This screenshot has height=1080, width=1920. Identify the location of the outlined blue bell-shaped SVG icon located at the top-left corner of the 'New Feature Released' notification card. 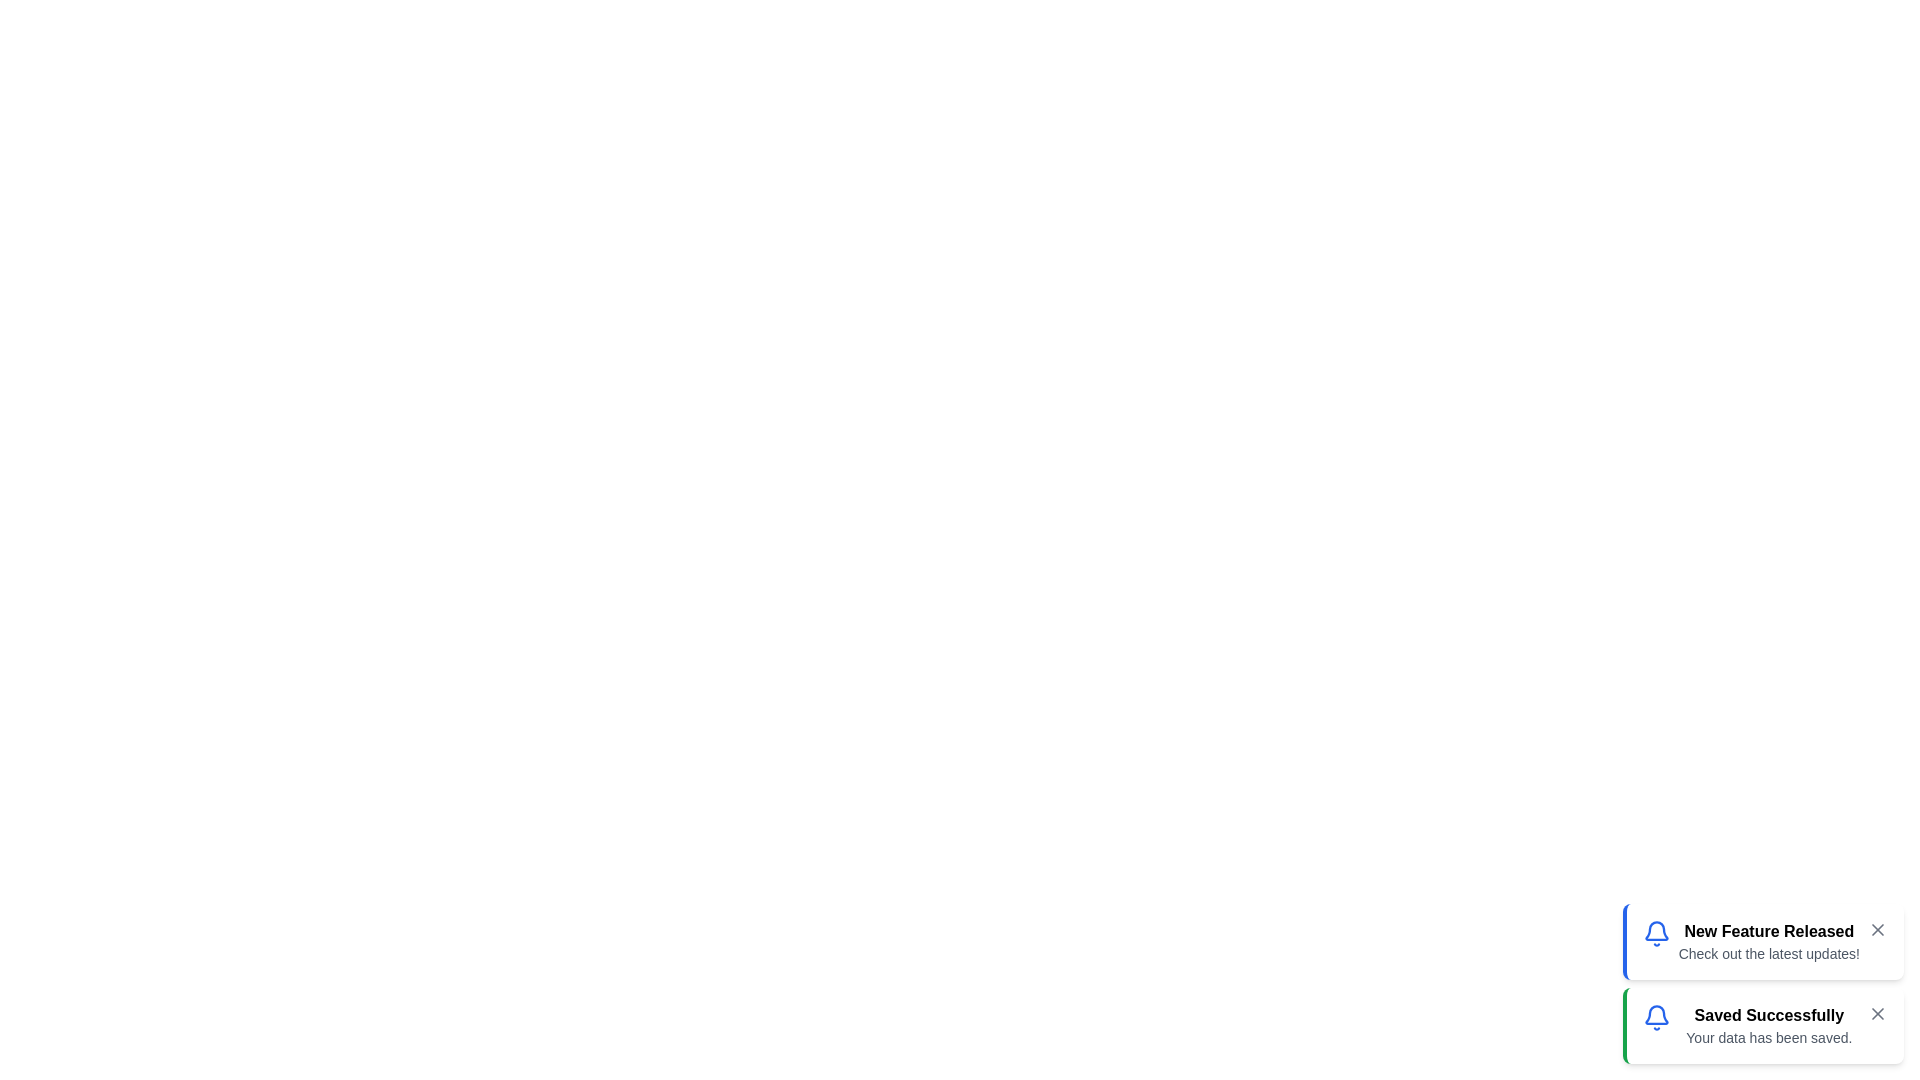
(1656, 933).